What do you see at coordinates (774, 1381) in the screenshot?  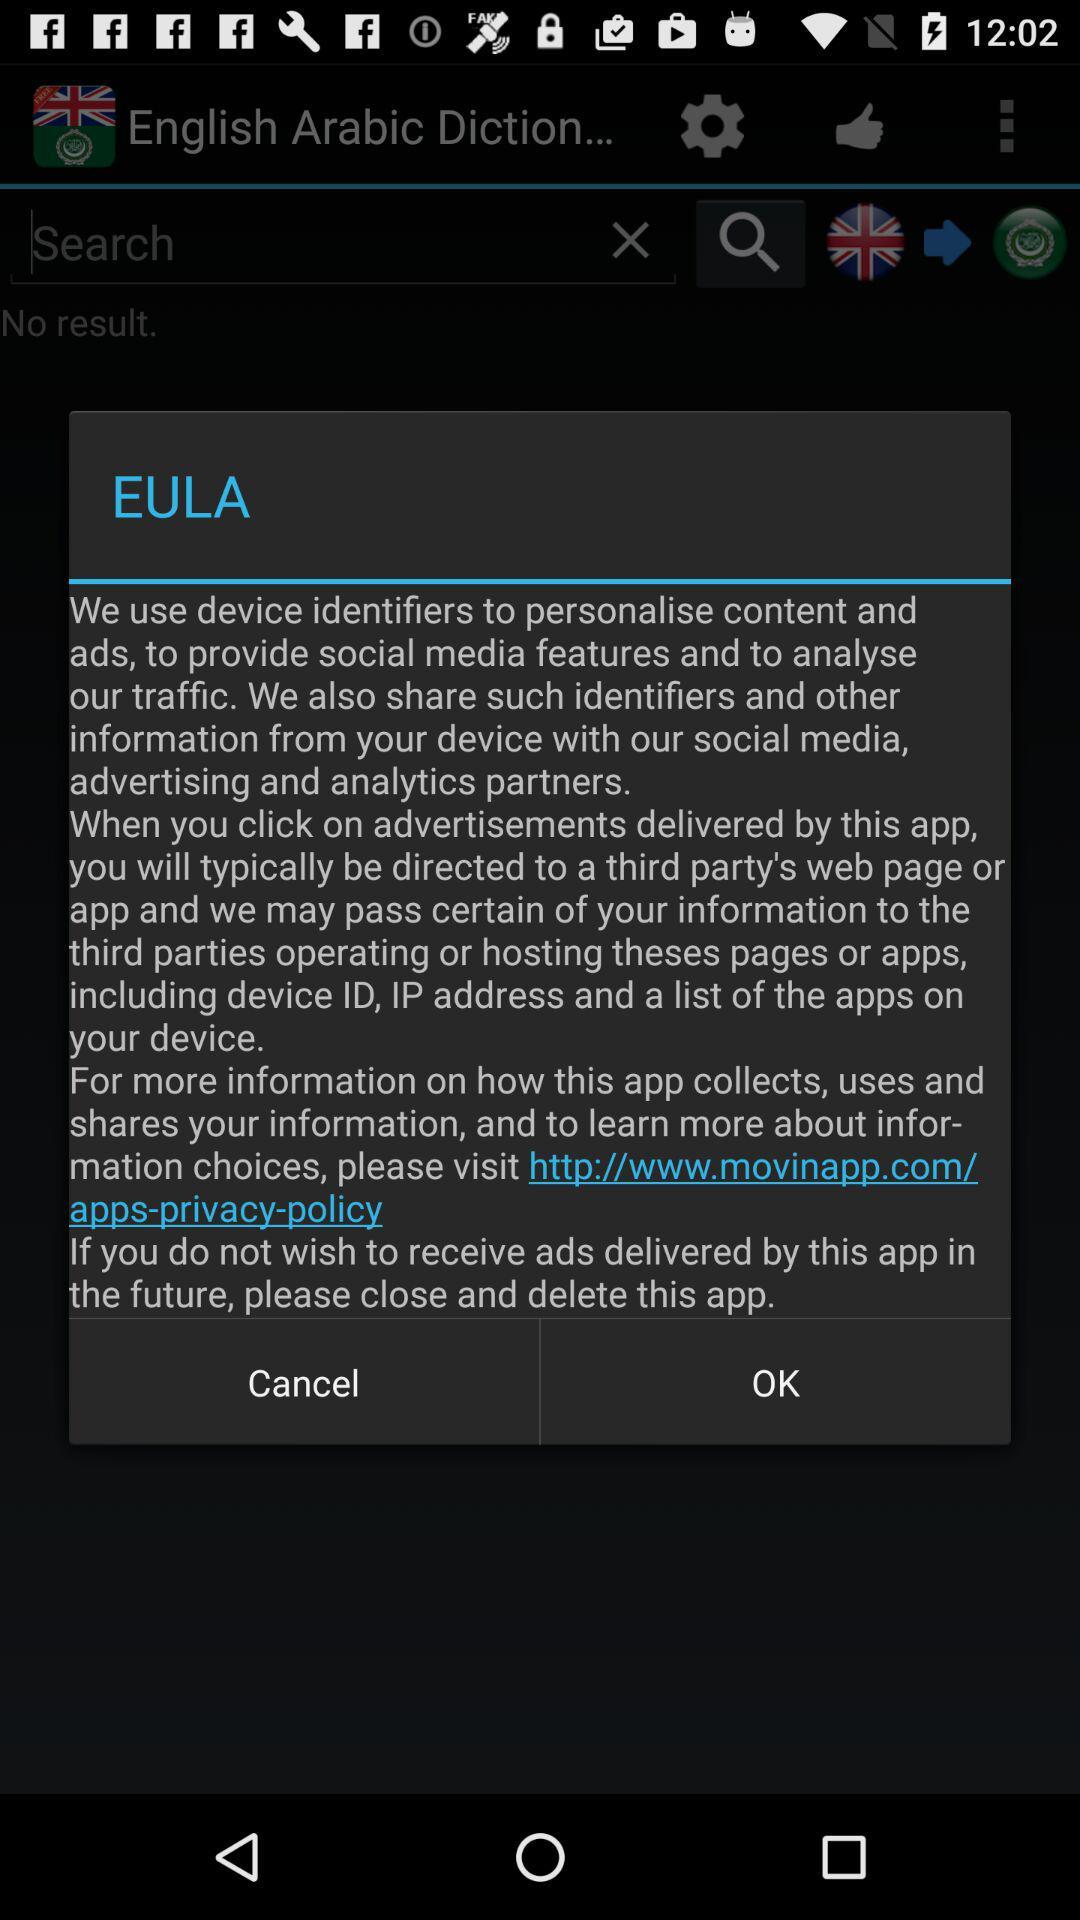 I see `ok button` at bounding box center [774, 1381].